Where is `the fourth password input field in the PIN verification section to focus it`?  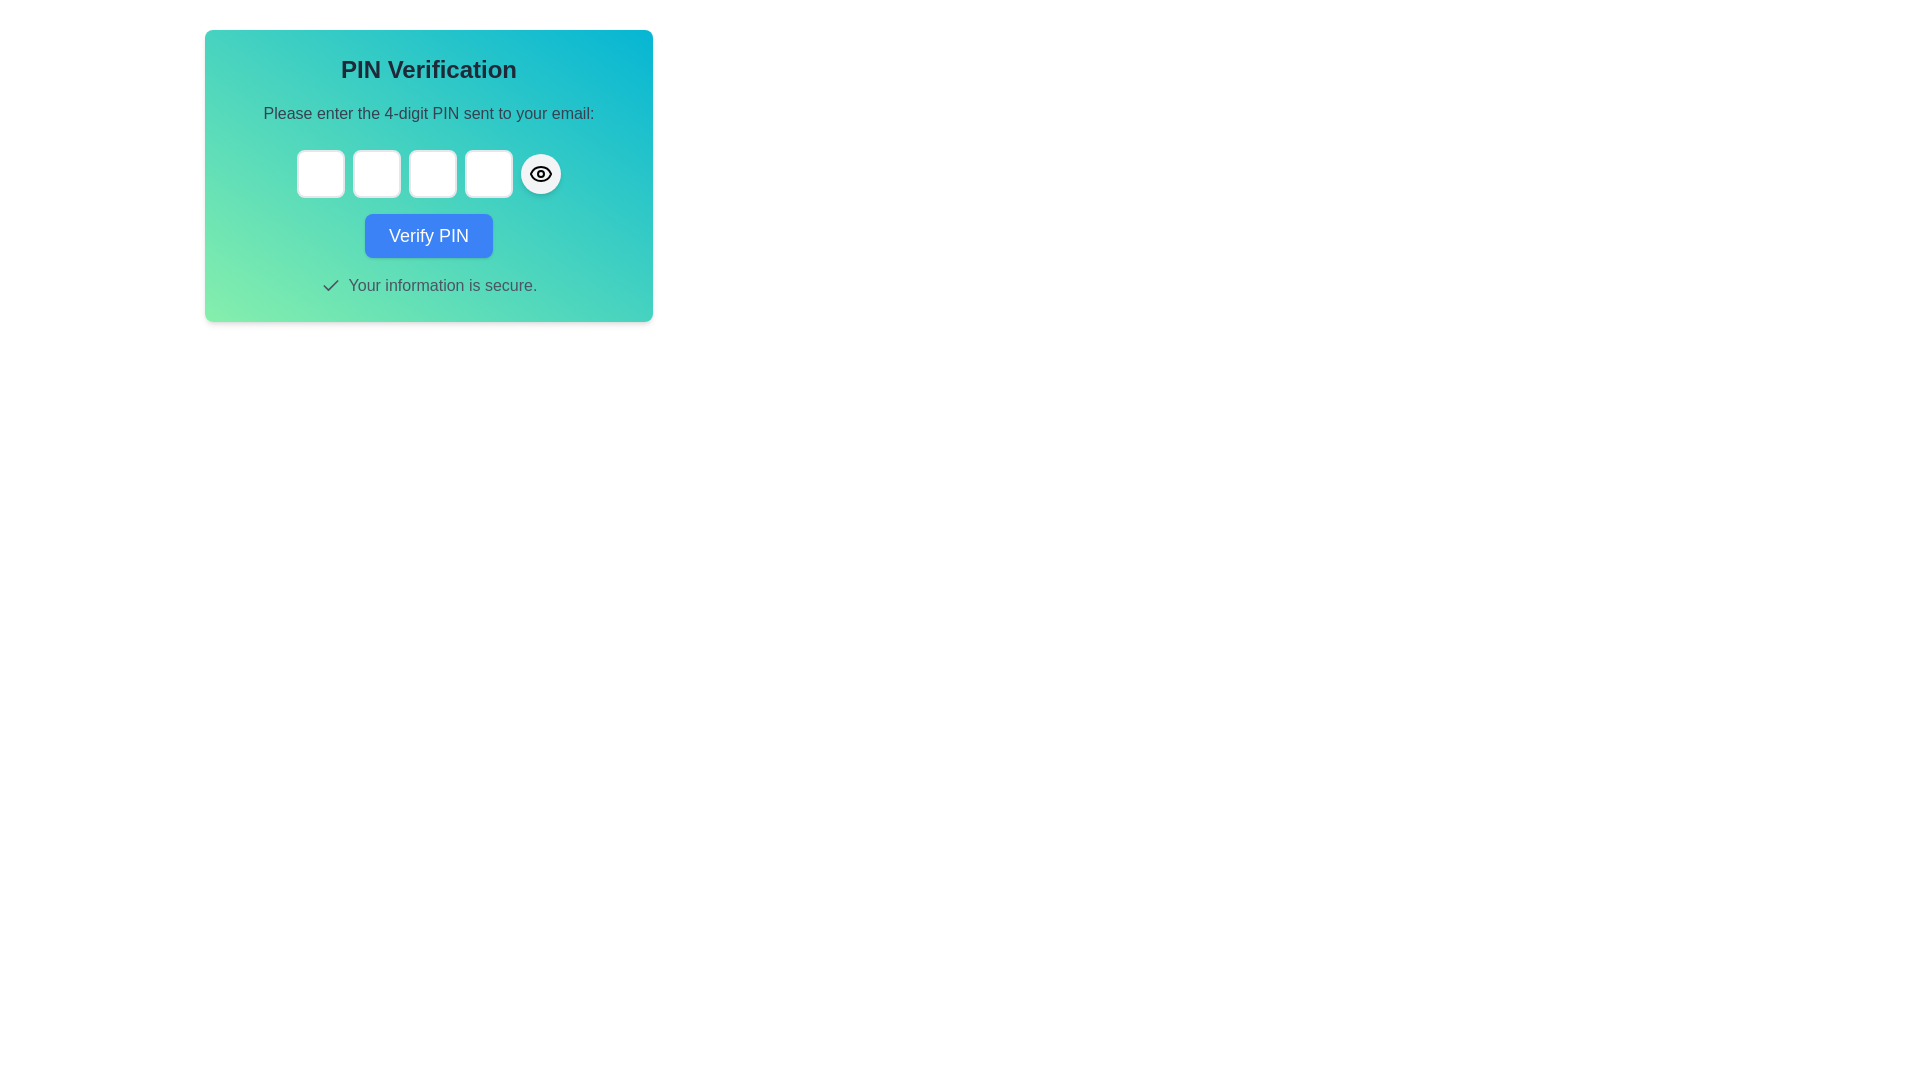 the fourth password input field in the PIN verification section to focus it is located at coordinates (489, 172).